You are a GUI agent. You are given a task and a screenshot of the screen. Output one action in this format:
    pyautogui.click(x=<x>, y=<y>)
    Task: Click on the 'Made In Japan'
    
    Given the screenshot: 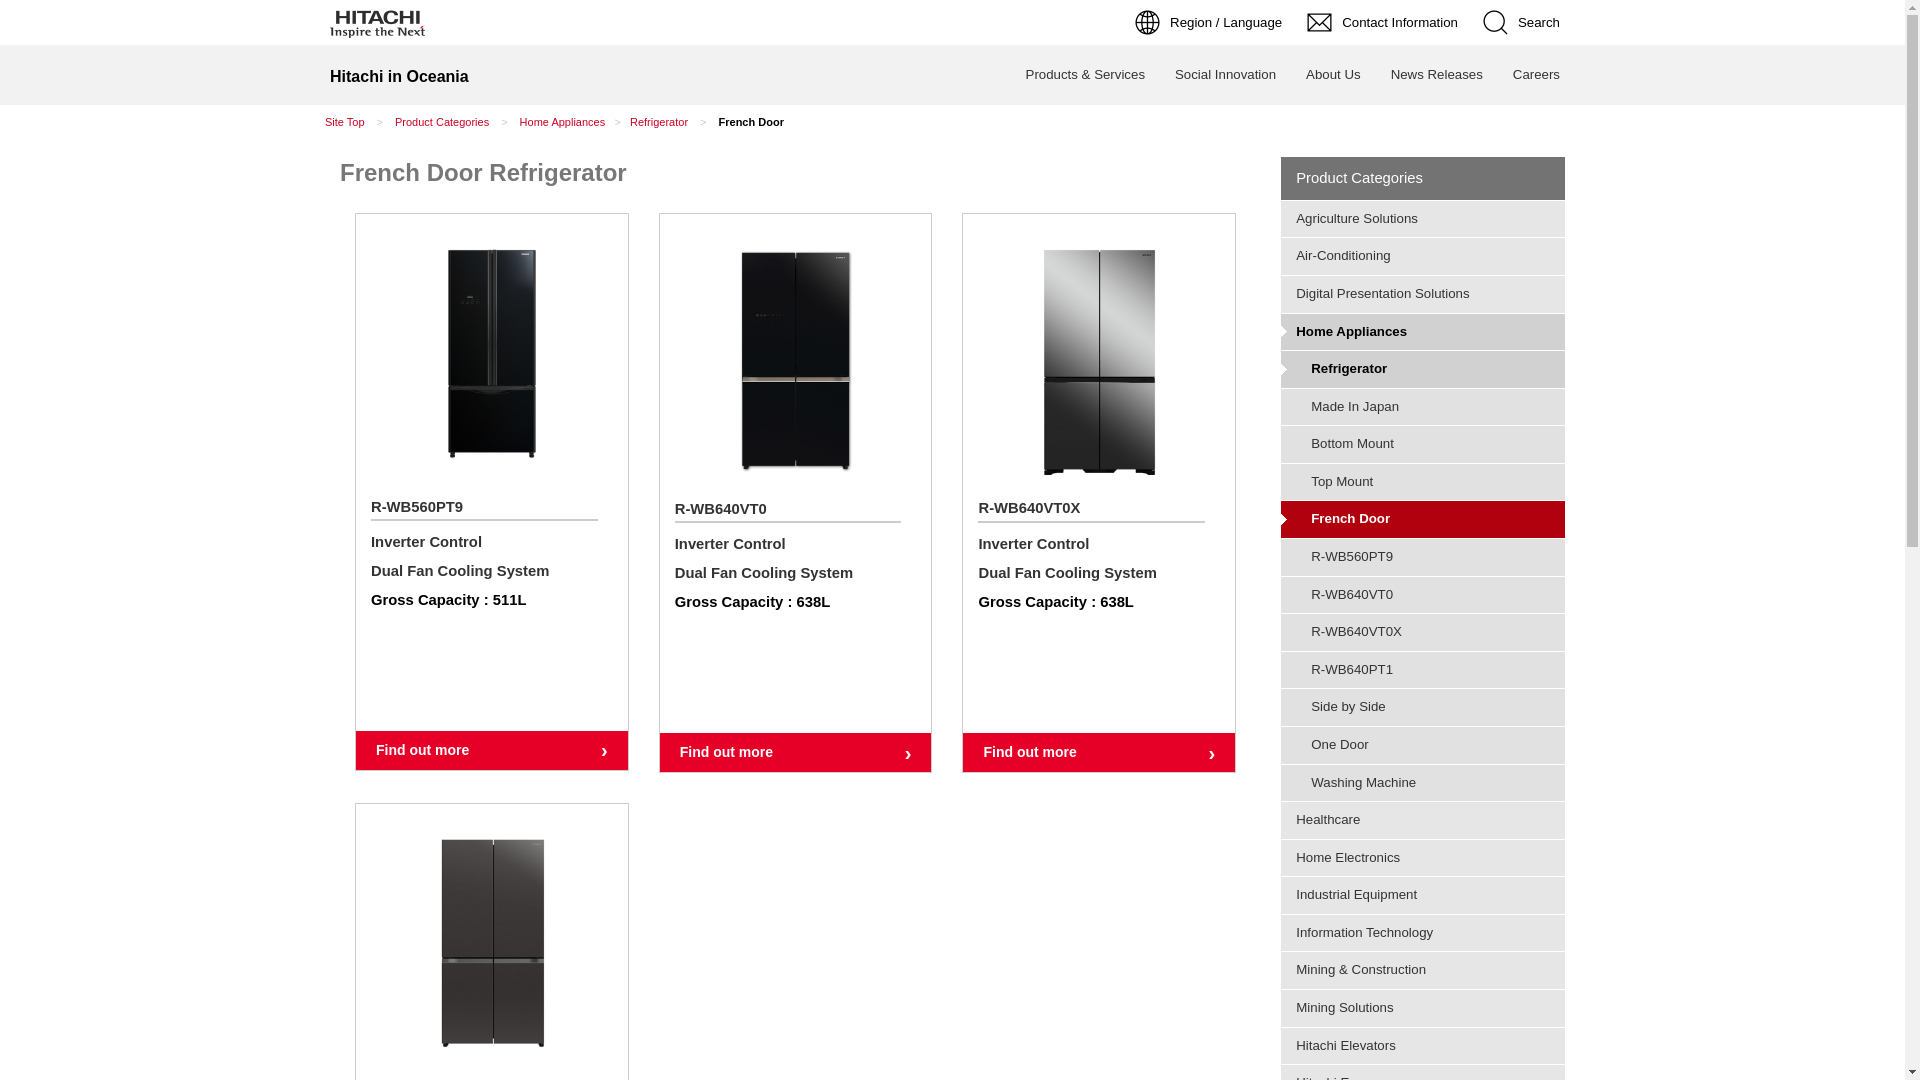 What is the action you would take?
    pyautogui.click(x=1421, y=406)
    